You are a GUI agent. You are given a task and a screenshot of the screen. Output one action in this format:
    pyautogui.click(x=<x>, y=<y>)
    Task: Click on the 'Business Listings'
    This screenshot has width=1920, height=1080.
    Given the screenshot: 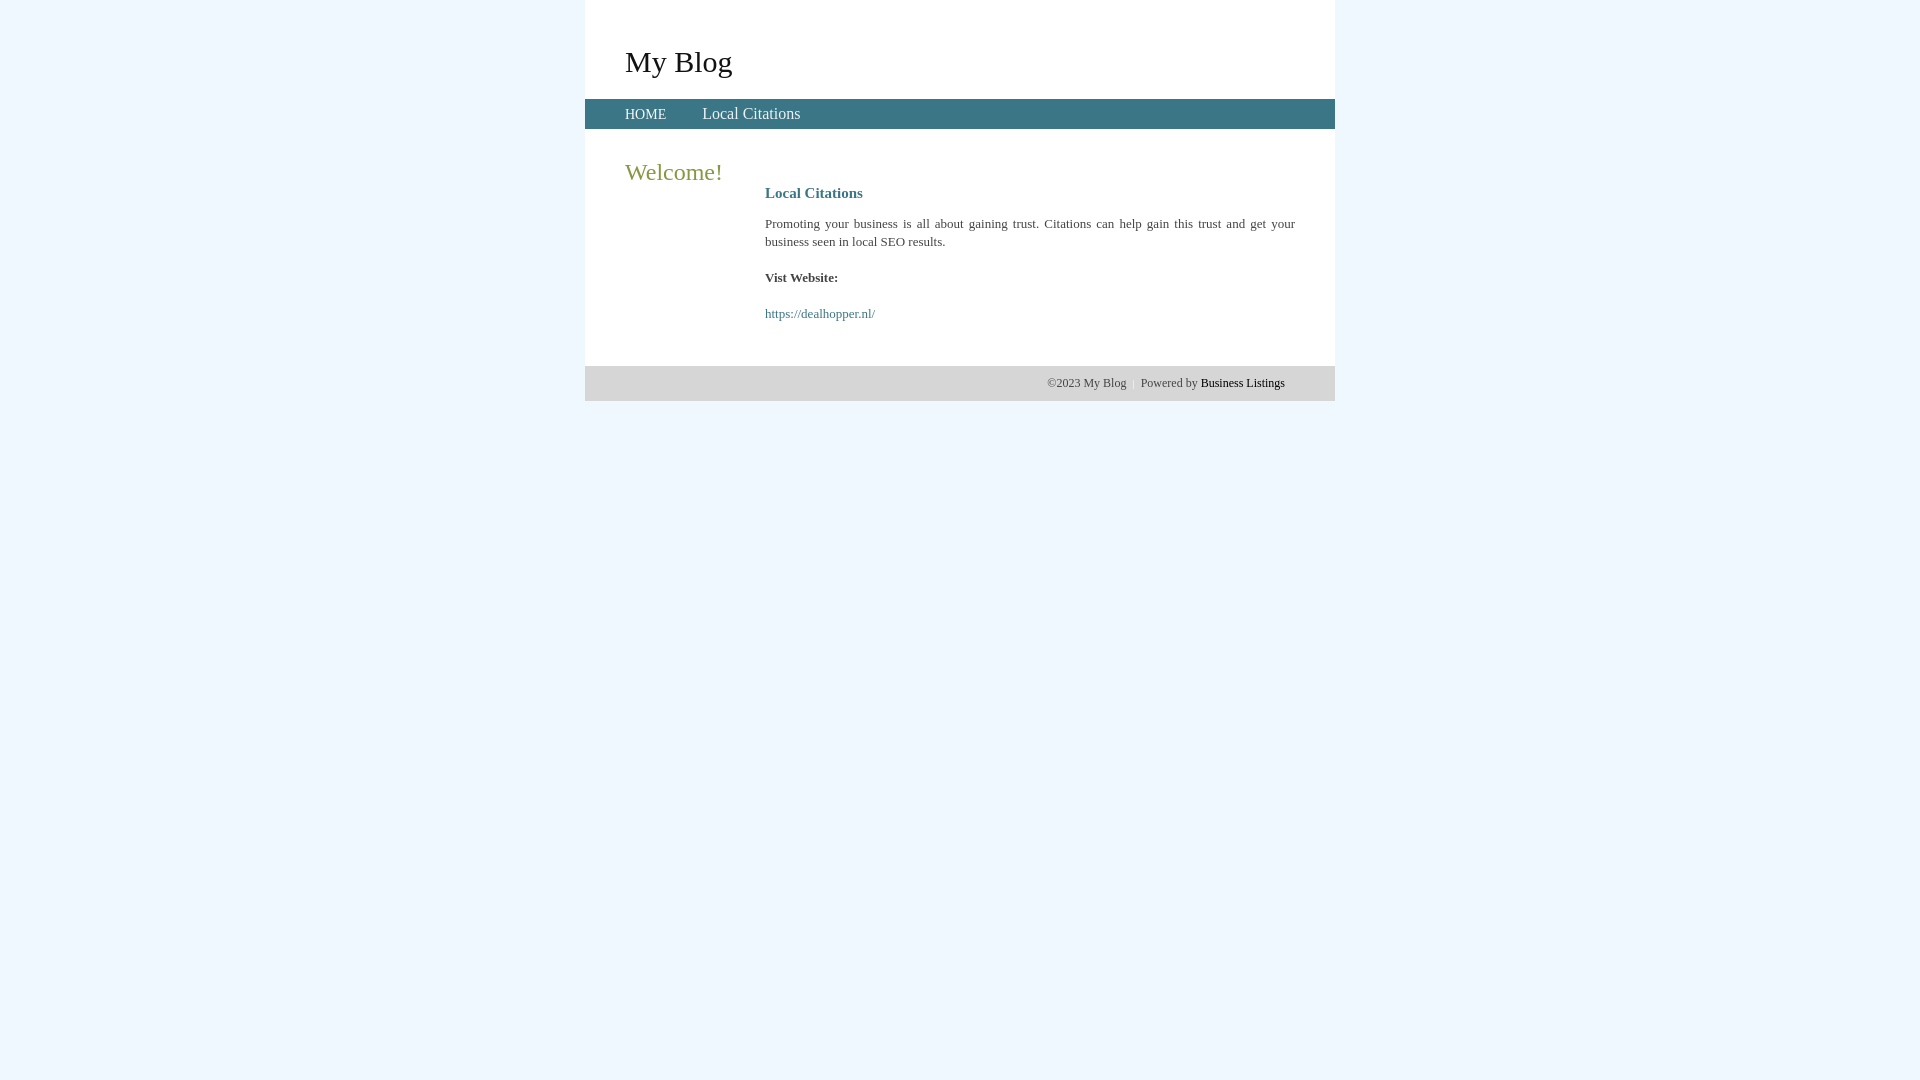 What is the action you would take?
    pyautogui.click(x=1242, y=382)
    